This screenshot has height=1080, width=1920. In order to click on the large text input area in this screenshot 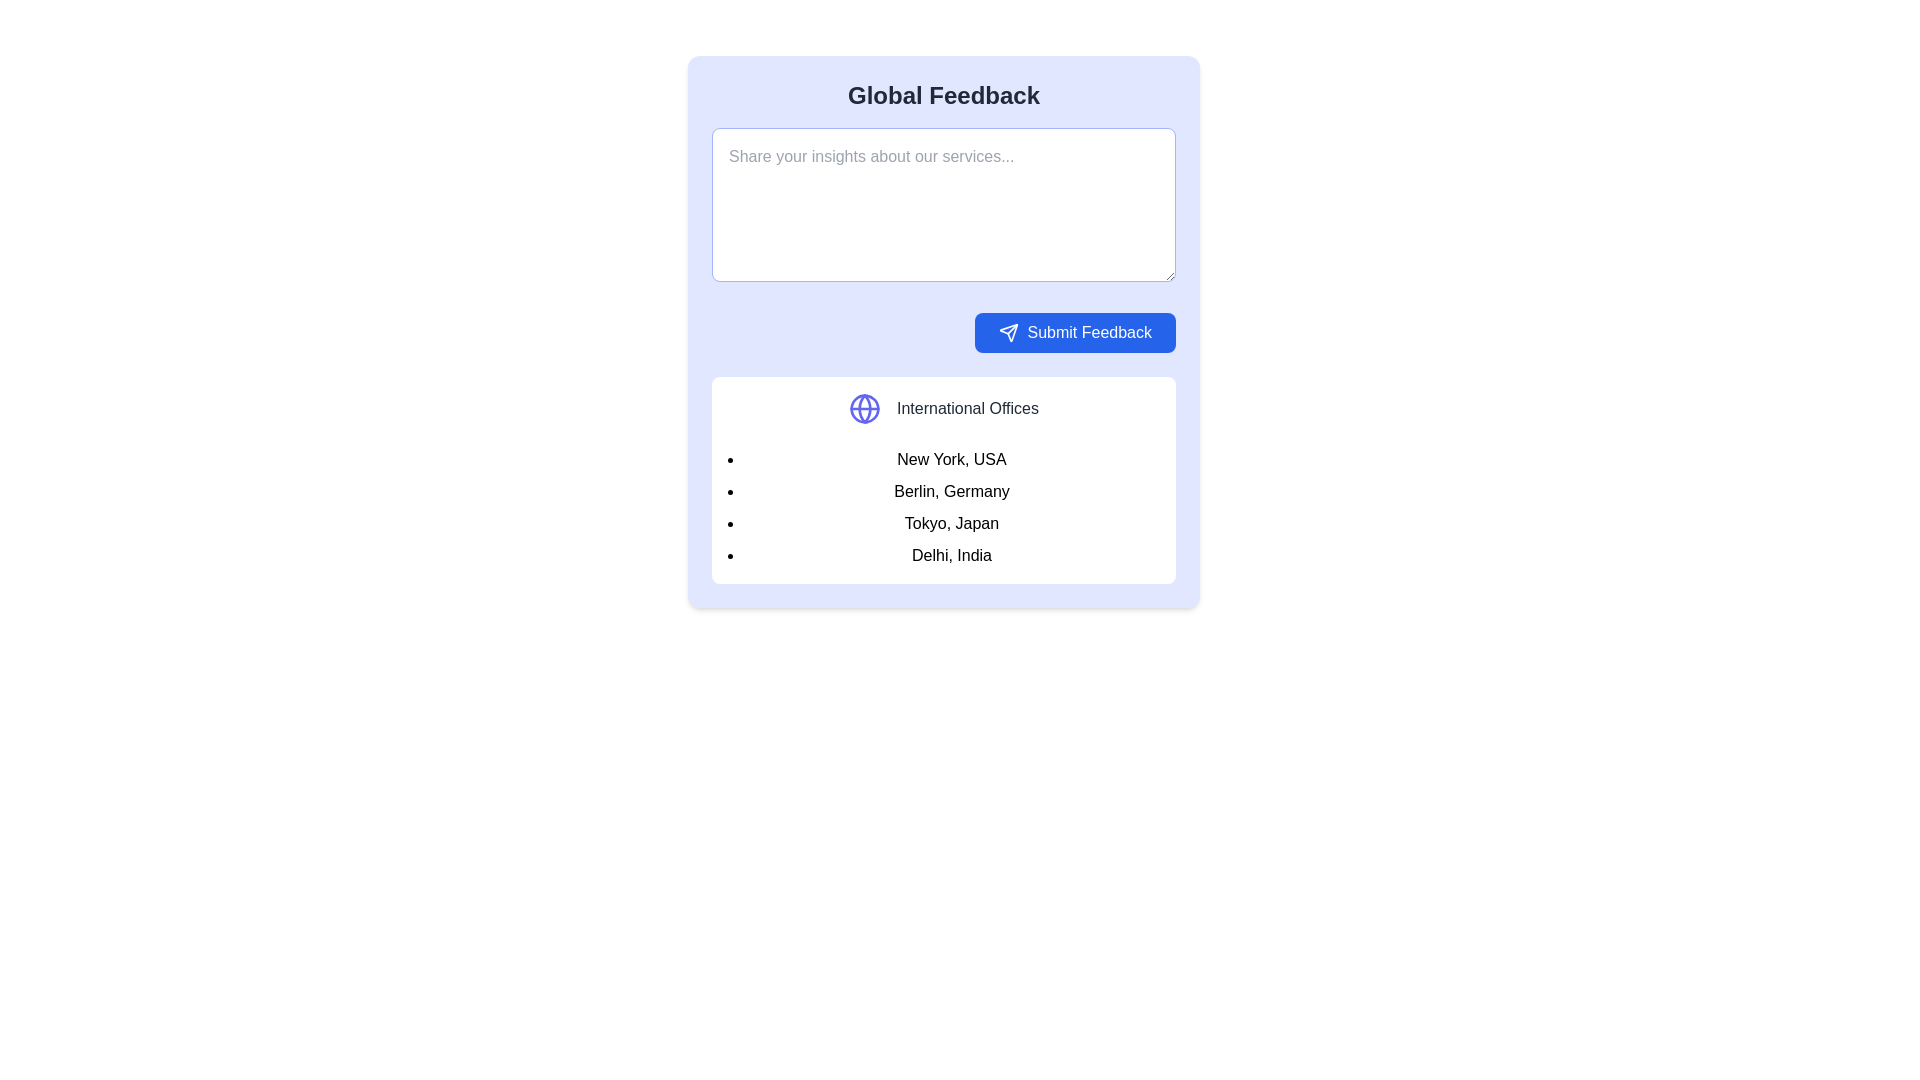, I will do `click(943, 204)`.